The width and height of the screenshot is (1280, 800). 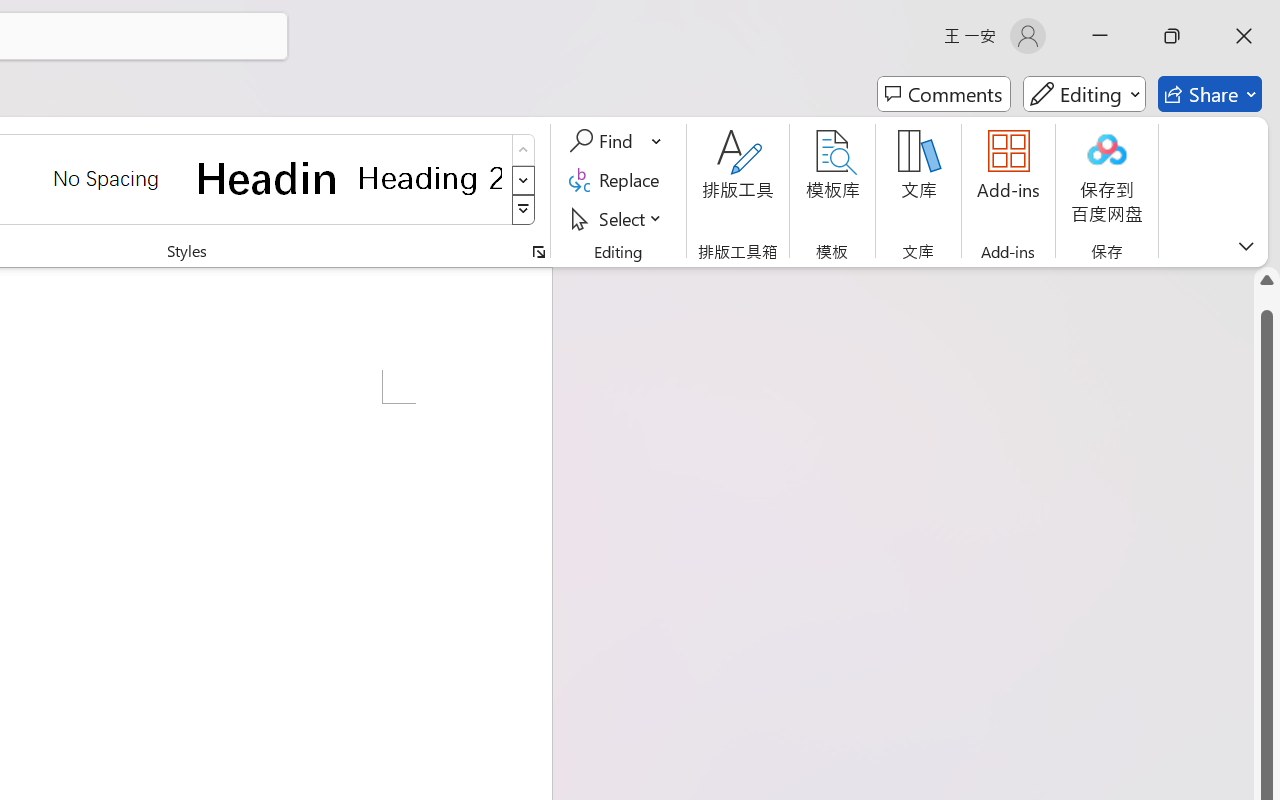 What do you see at coordinates (538, 251) in the screenshot?
I see `'Styles...'` at bounding box center [538, 251].